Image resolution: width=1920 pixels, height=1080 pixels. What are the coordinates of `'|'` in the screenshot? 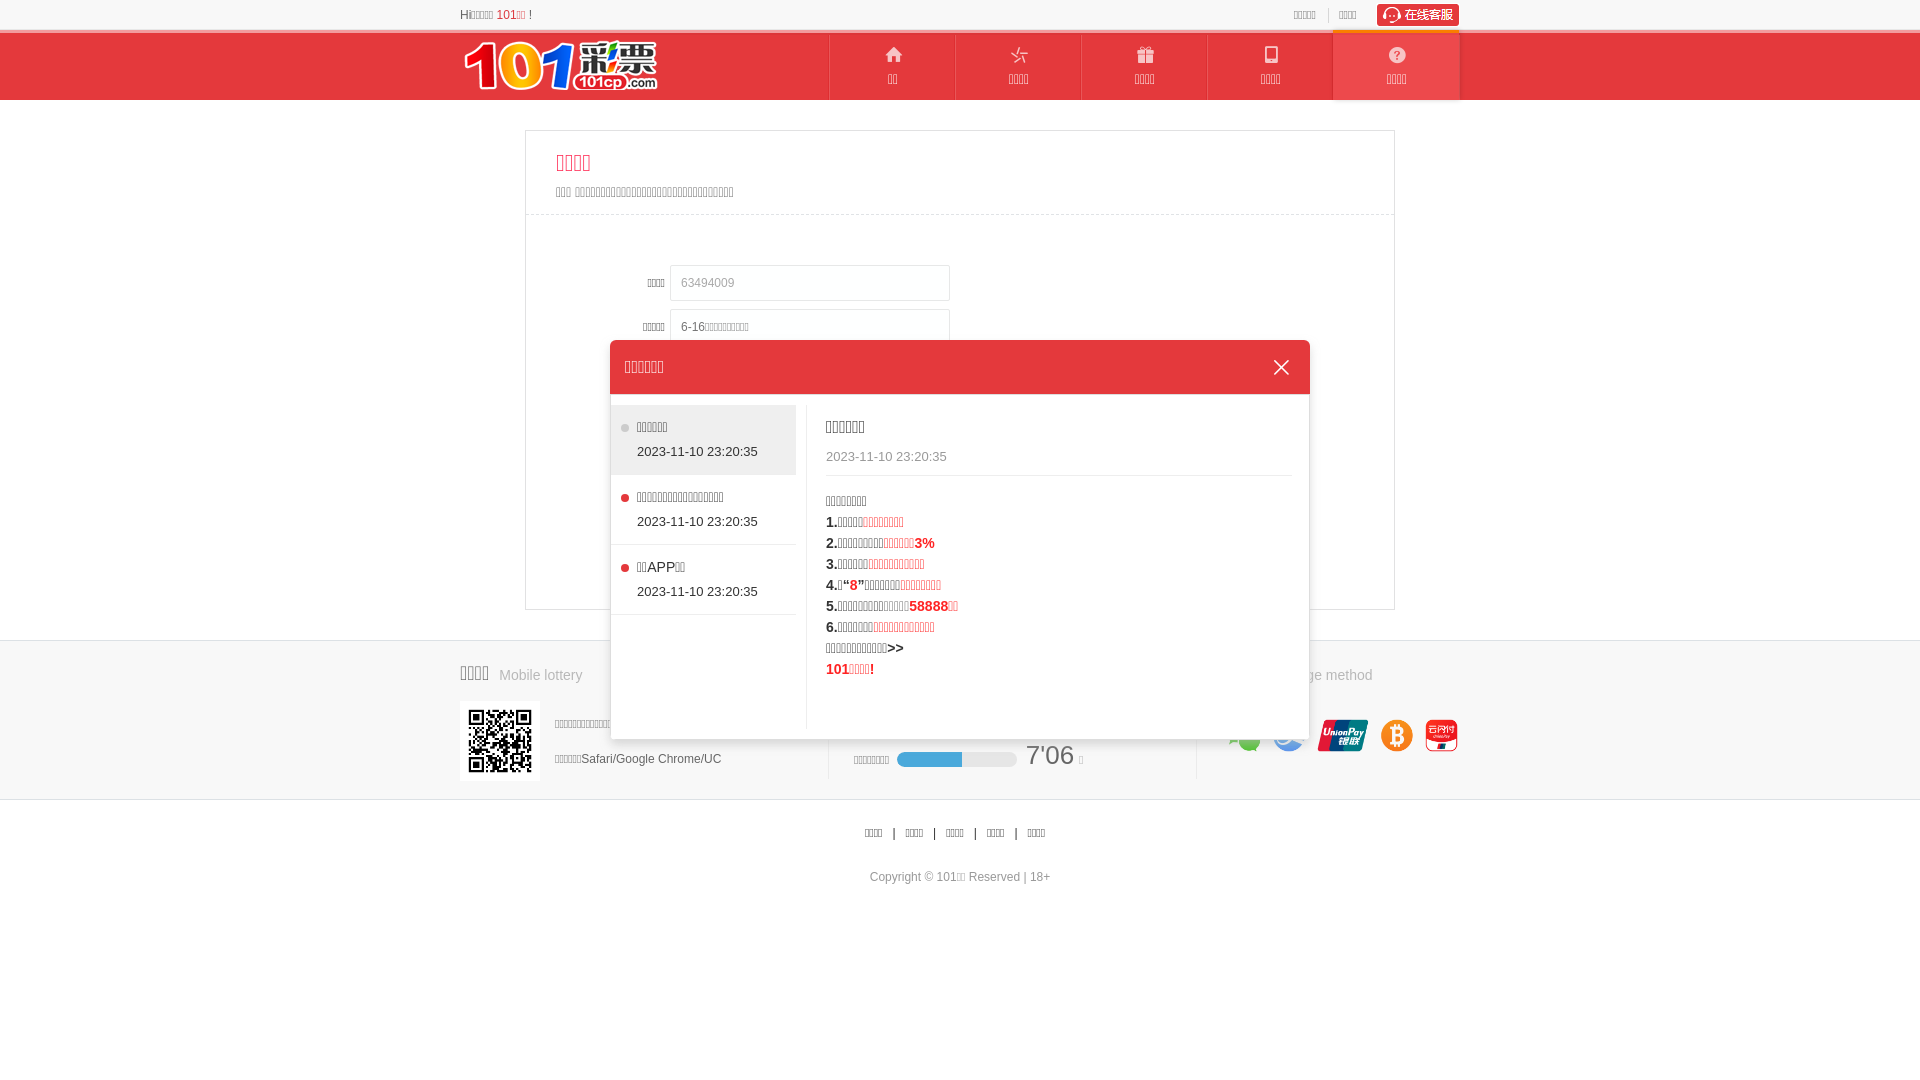 It's located at (1015, 833).